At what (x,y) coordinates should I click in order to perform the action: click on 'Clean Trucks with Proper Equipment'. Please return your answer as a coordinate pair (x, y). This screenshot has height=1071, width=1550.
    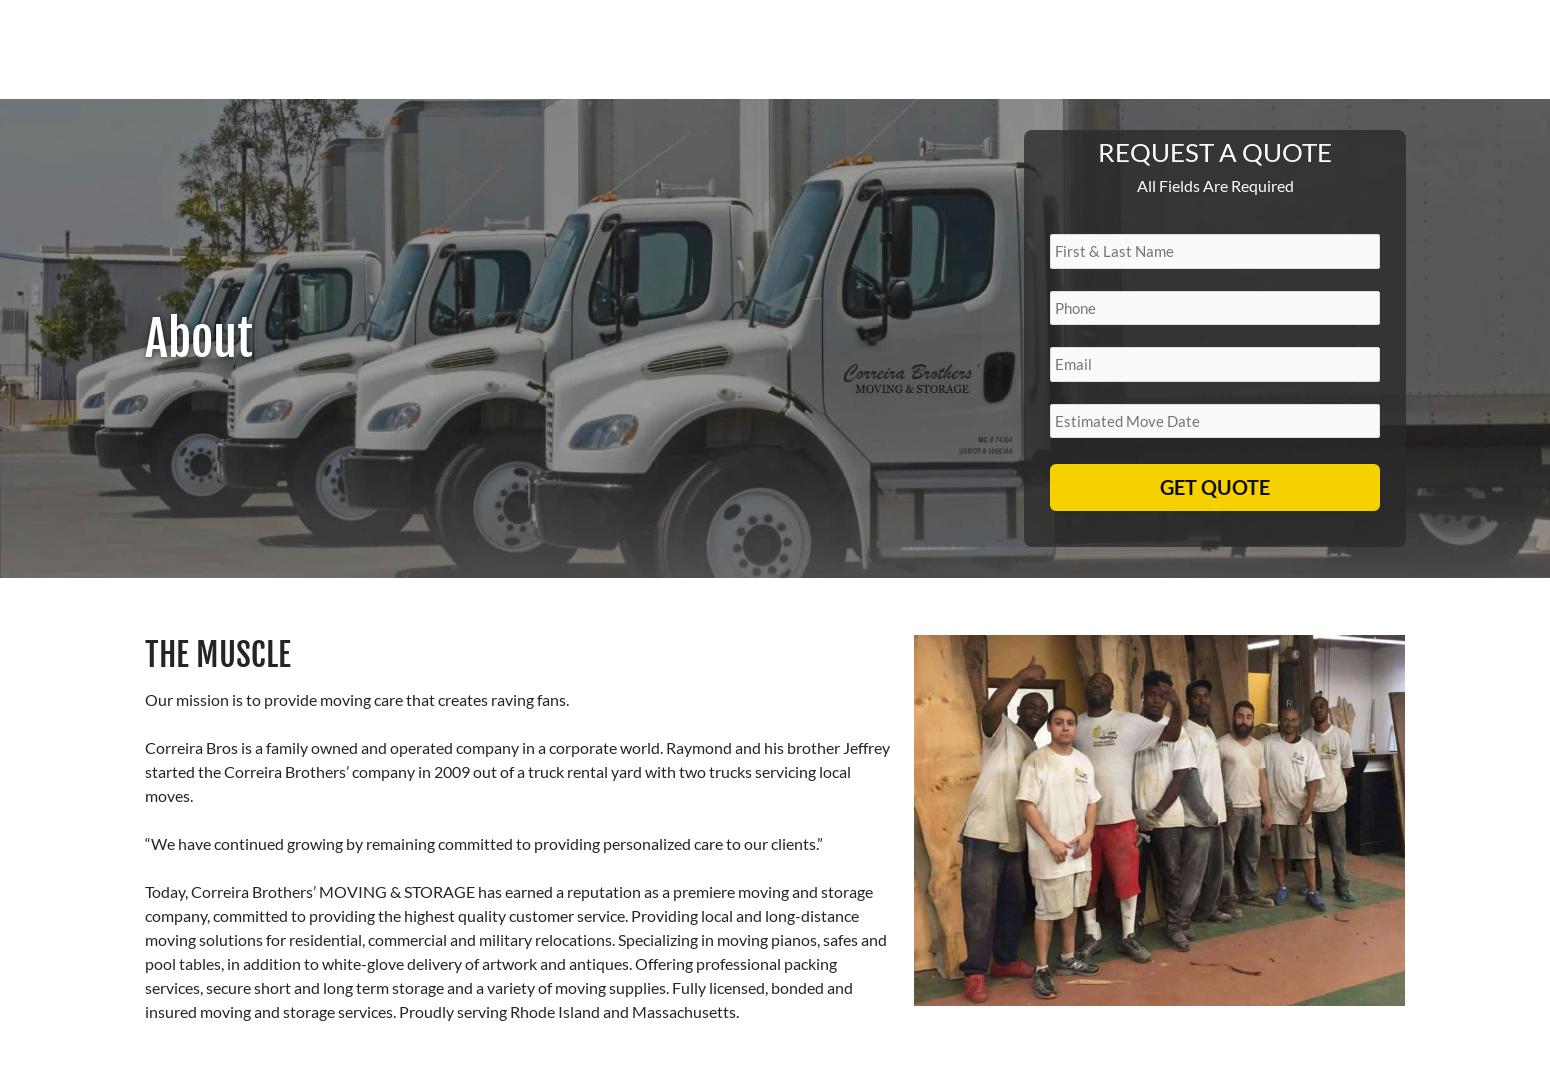
    Looking at the image, I should click on (1086, 533).